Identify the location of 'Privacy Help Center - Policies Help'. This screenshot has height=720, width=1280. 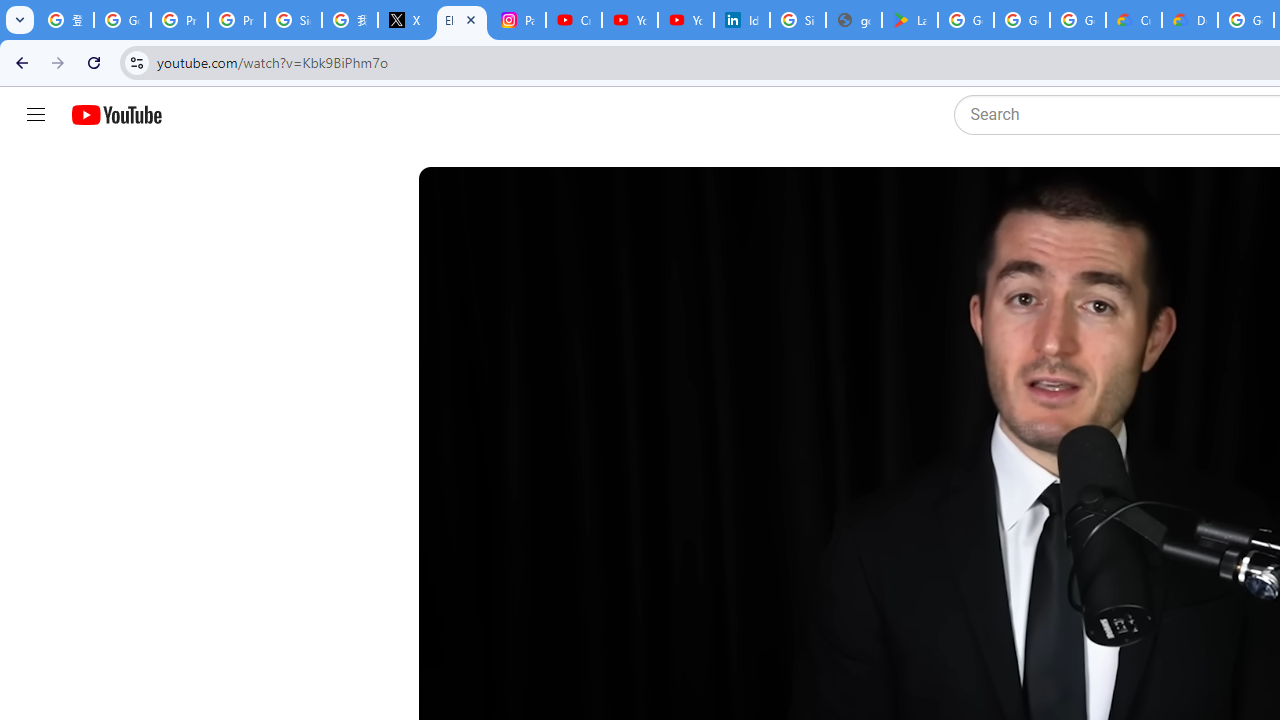
(236, 20).